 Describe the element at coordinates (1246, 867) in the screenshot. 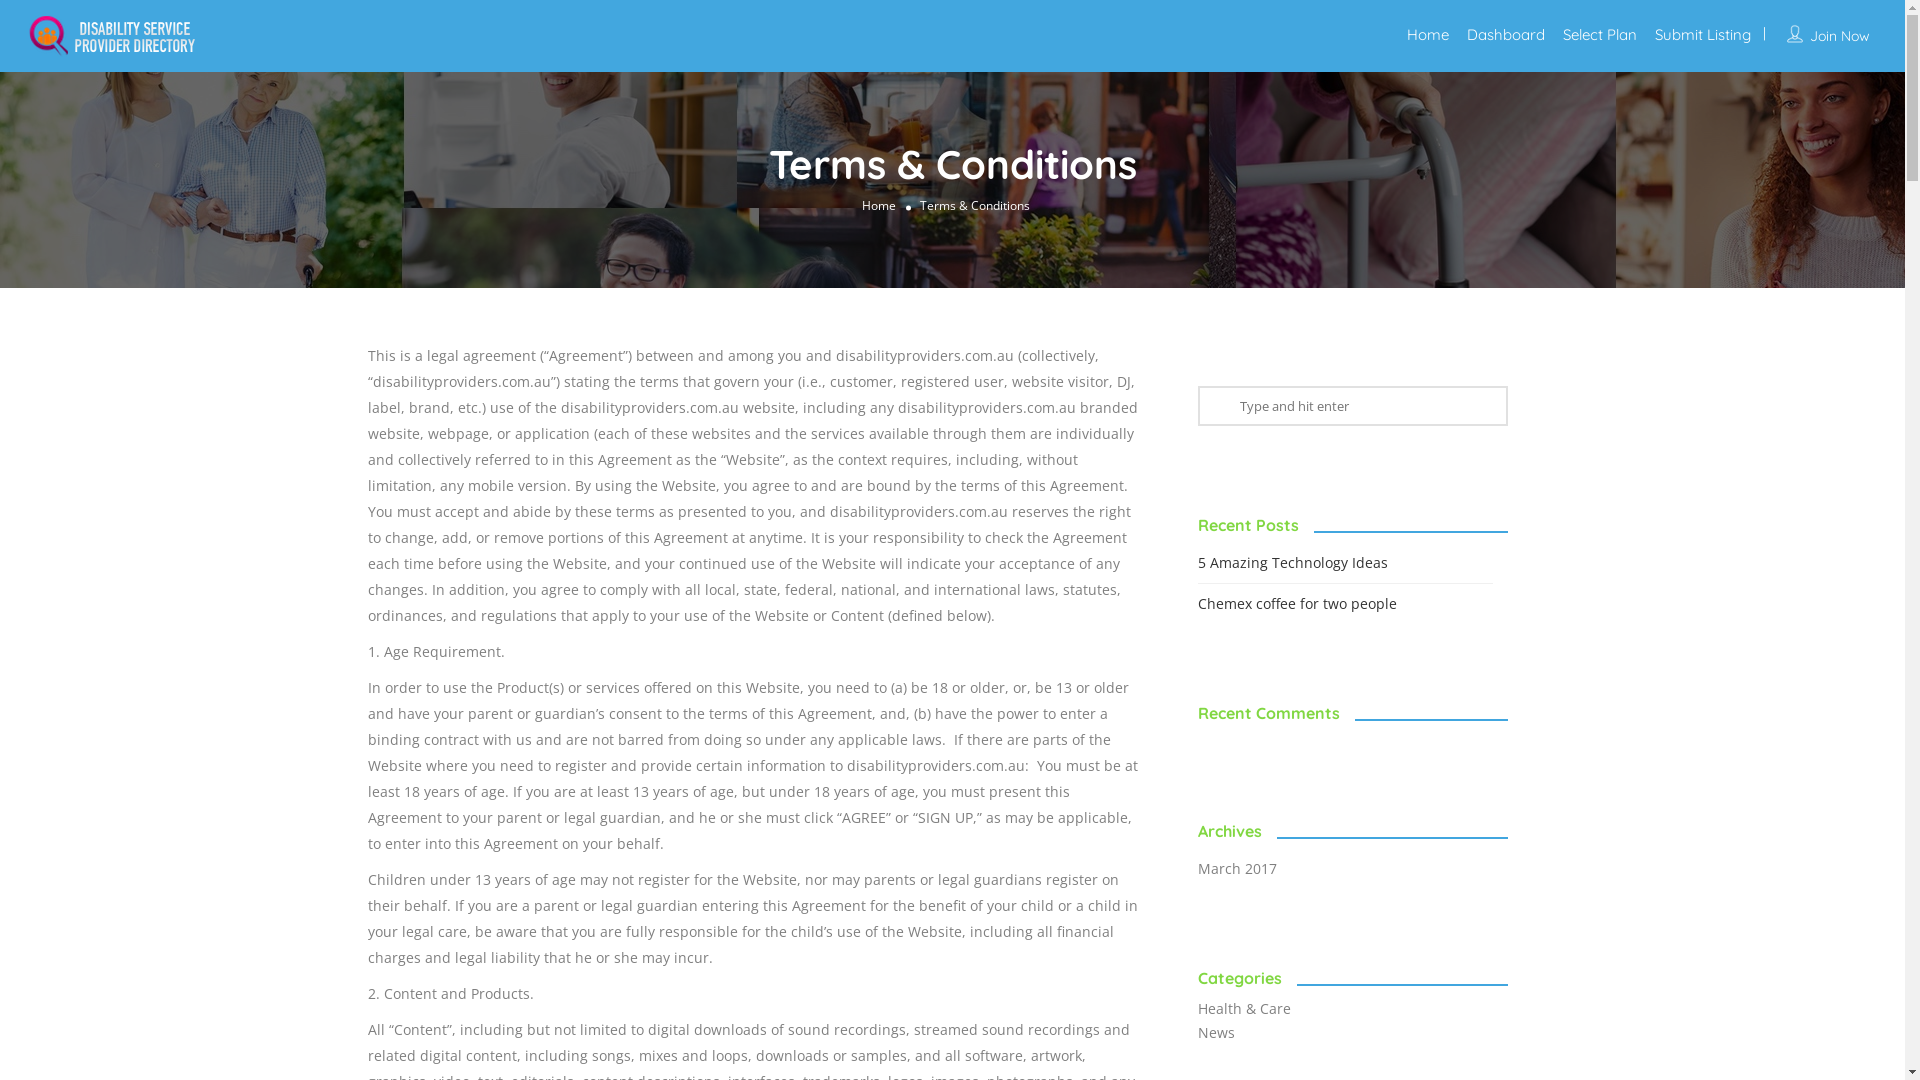

I see `'March 2017'` at that location.